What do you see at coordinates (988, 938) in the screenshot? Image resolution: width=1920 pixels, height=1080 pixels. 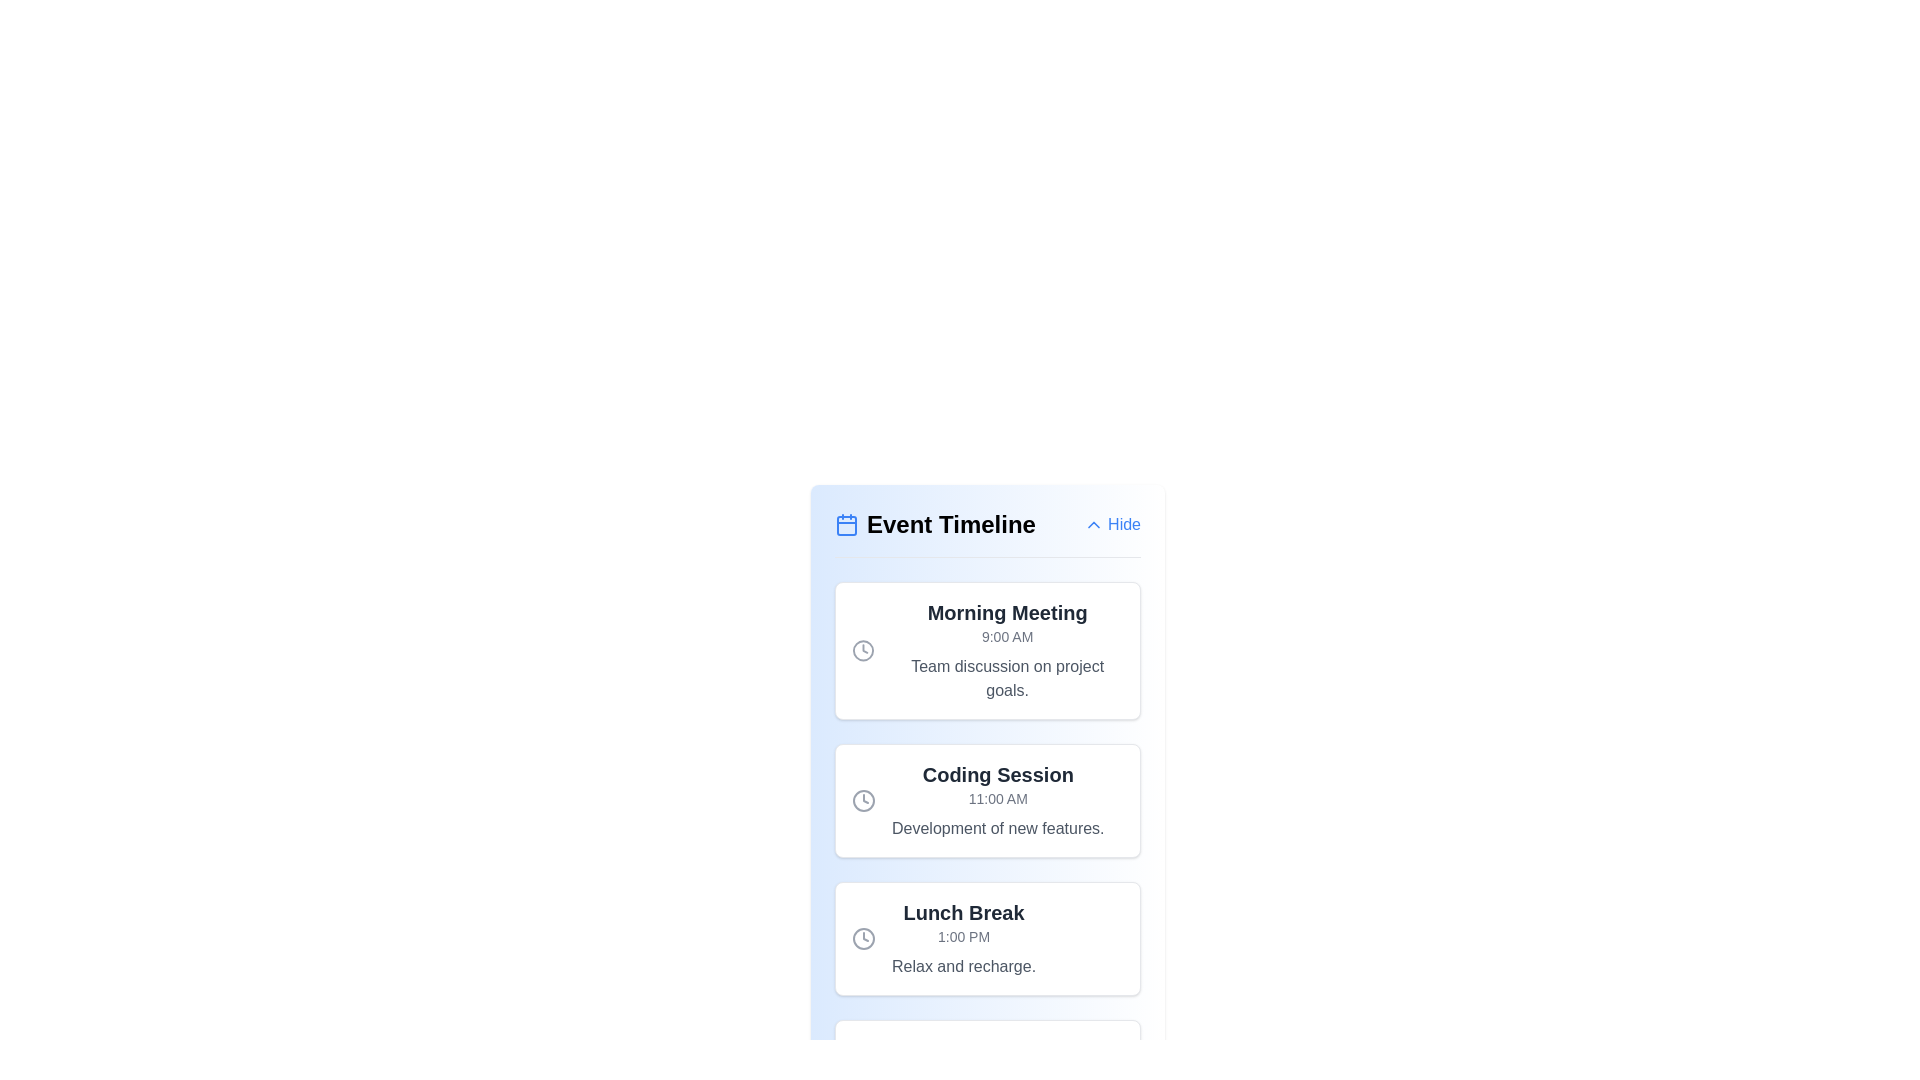 I see `the Informational card for the 'Lunch Break' event, which is the third block-event in the timeline interface, positioned centrally below the 'Coding Session' event` at bounding box center [988, 938].